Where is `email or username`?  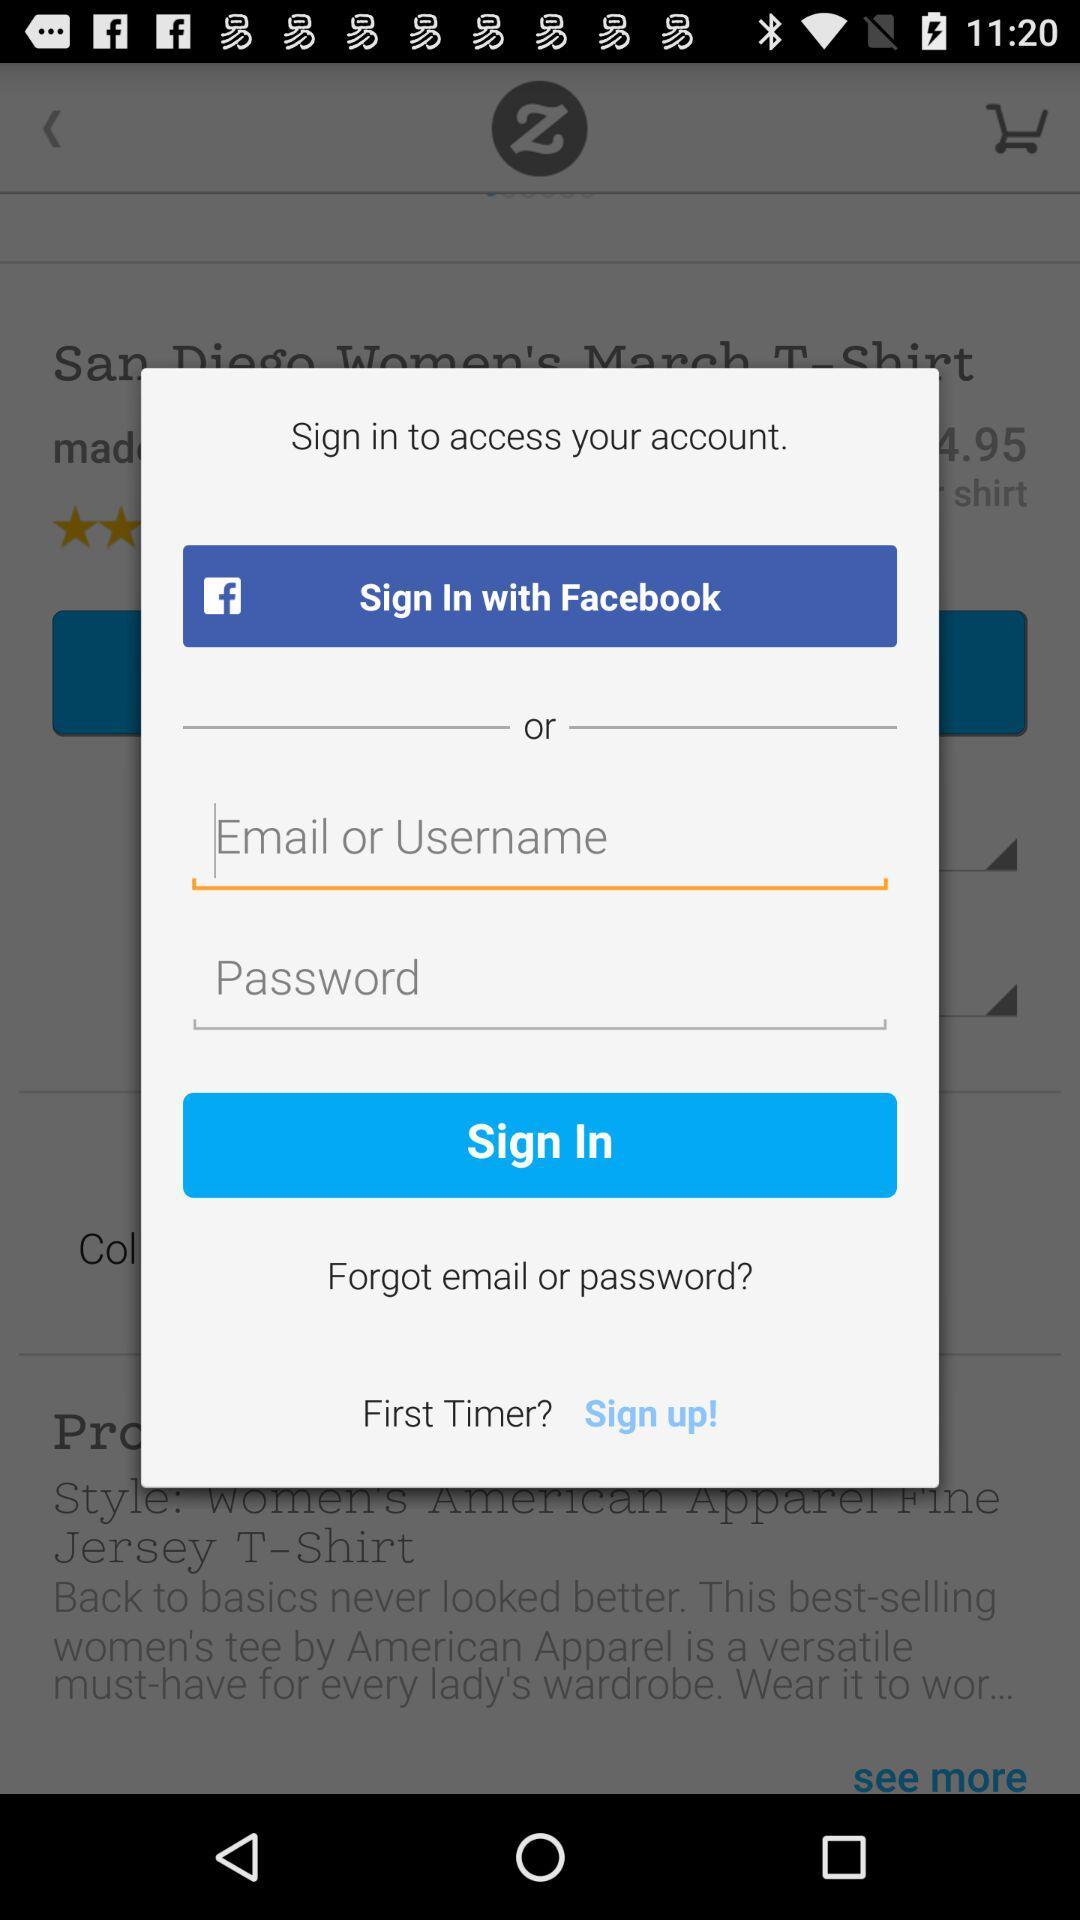
email or username is located at coordinates (540, 841).